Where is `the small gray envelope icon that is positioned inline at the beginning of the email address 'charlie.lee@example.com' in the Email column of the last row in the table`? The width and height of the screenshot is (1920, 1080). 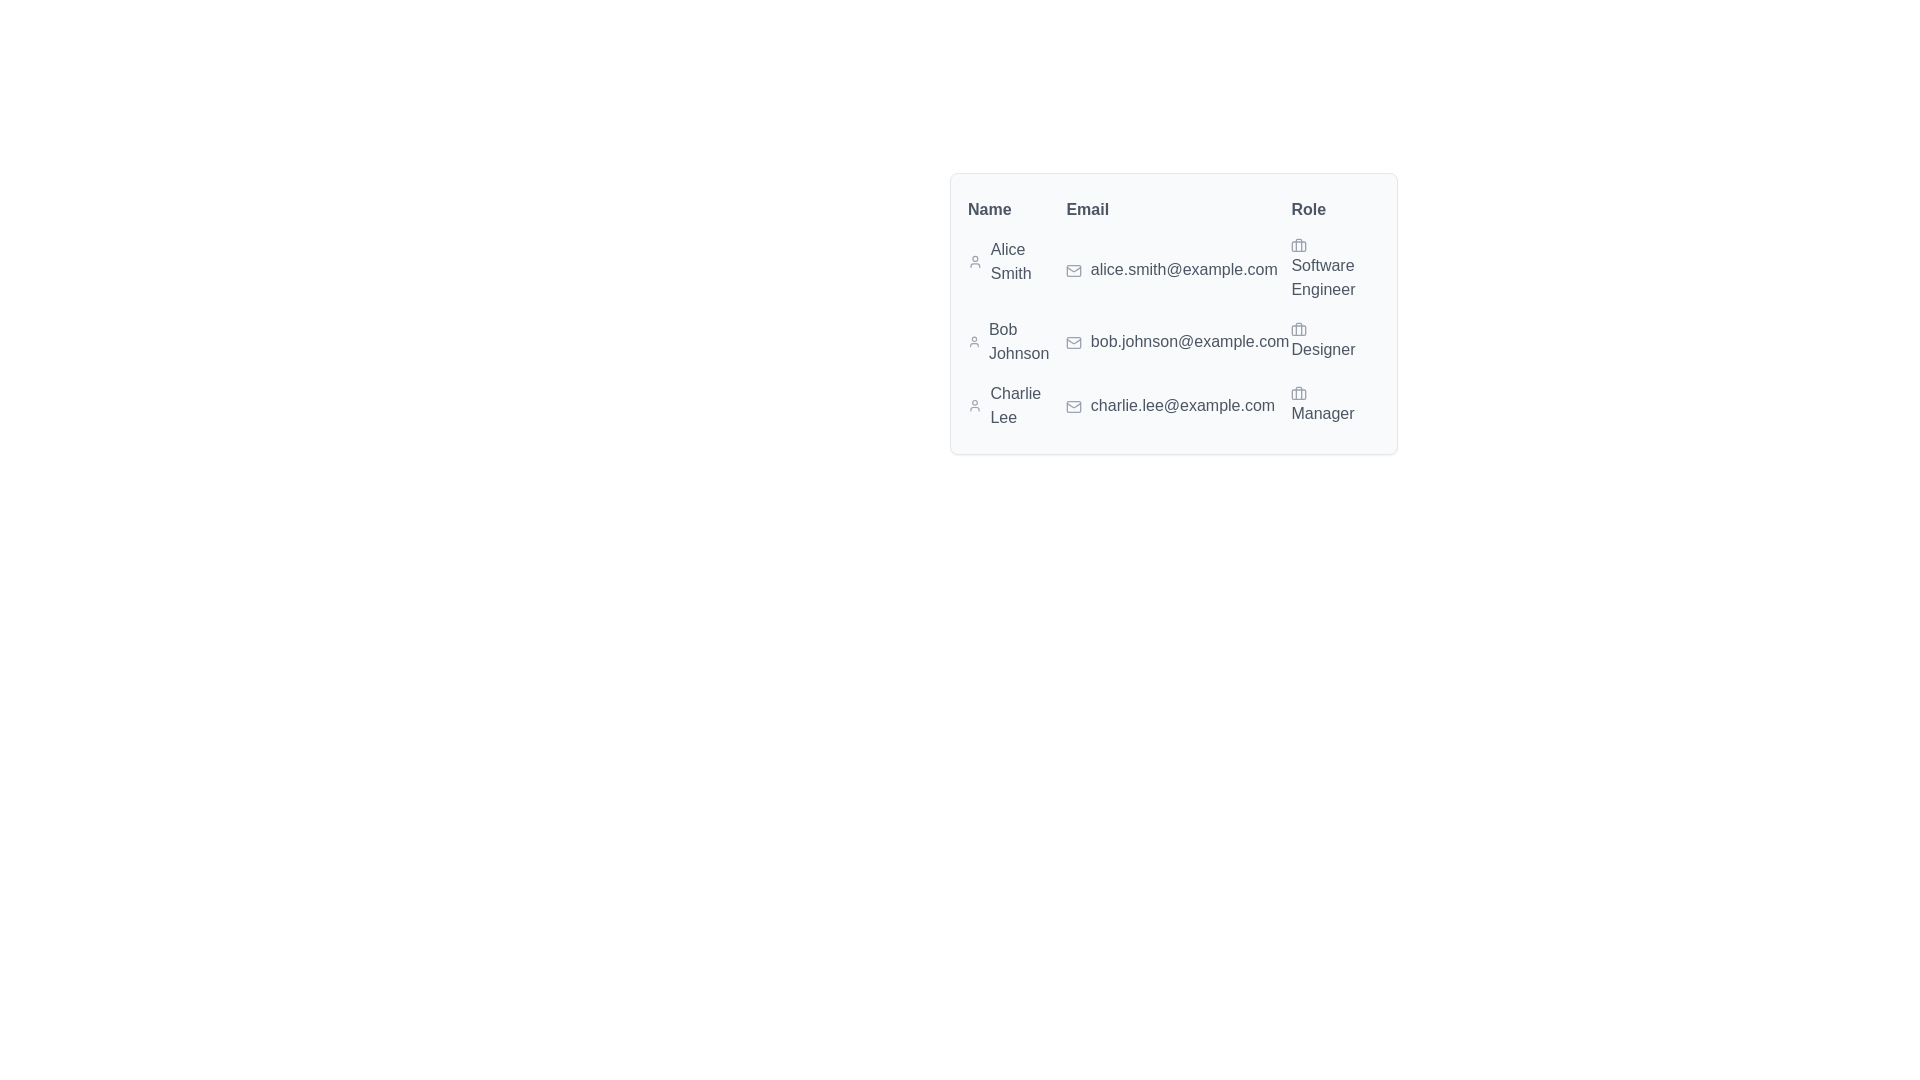 the small gray envelope icon that is positioned inline at the beginning of the email address 'charlie.lee@example.com' in the Email column of the last row in the table is located at coordinates (1073, 405).